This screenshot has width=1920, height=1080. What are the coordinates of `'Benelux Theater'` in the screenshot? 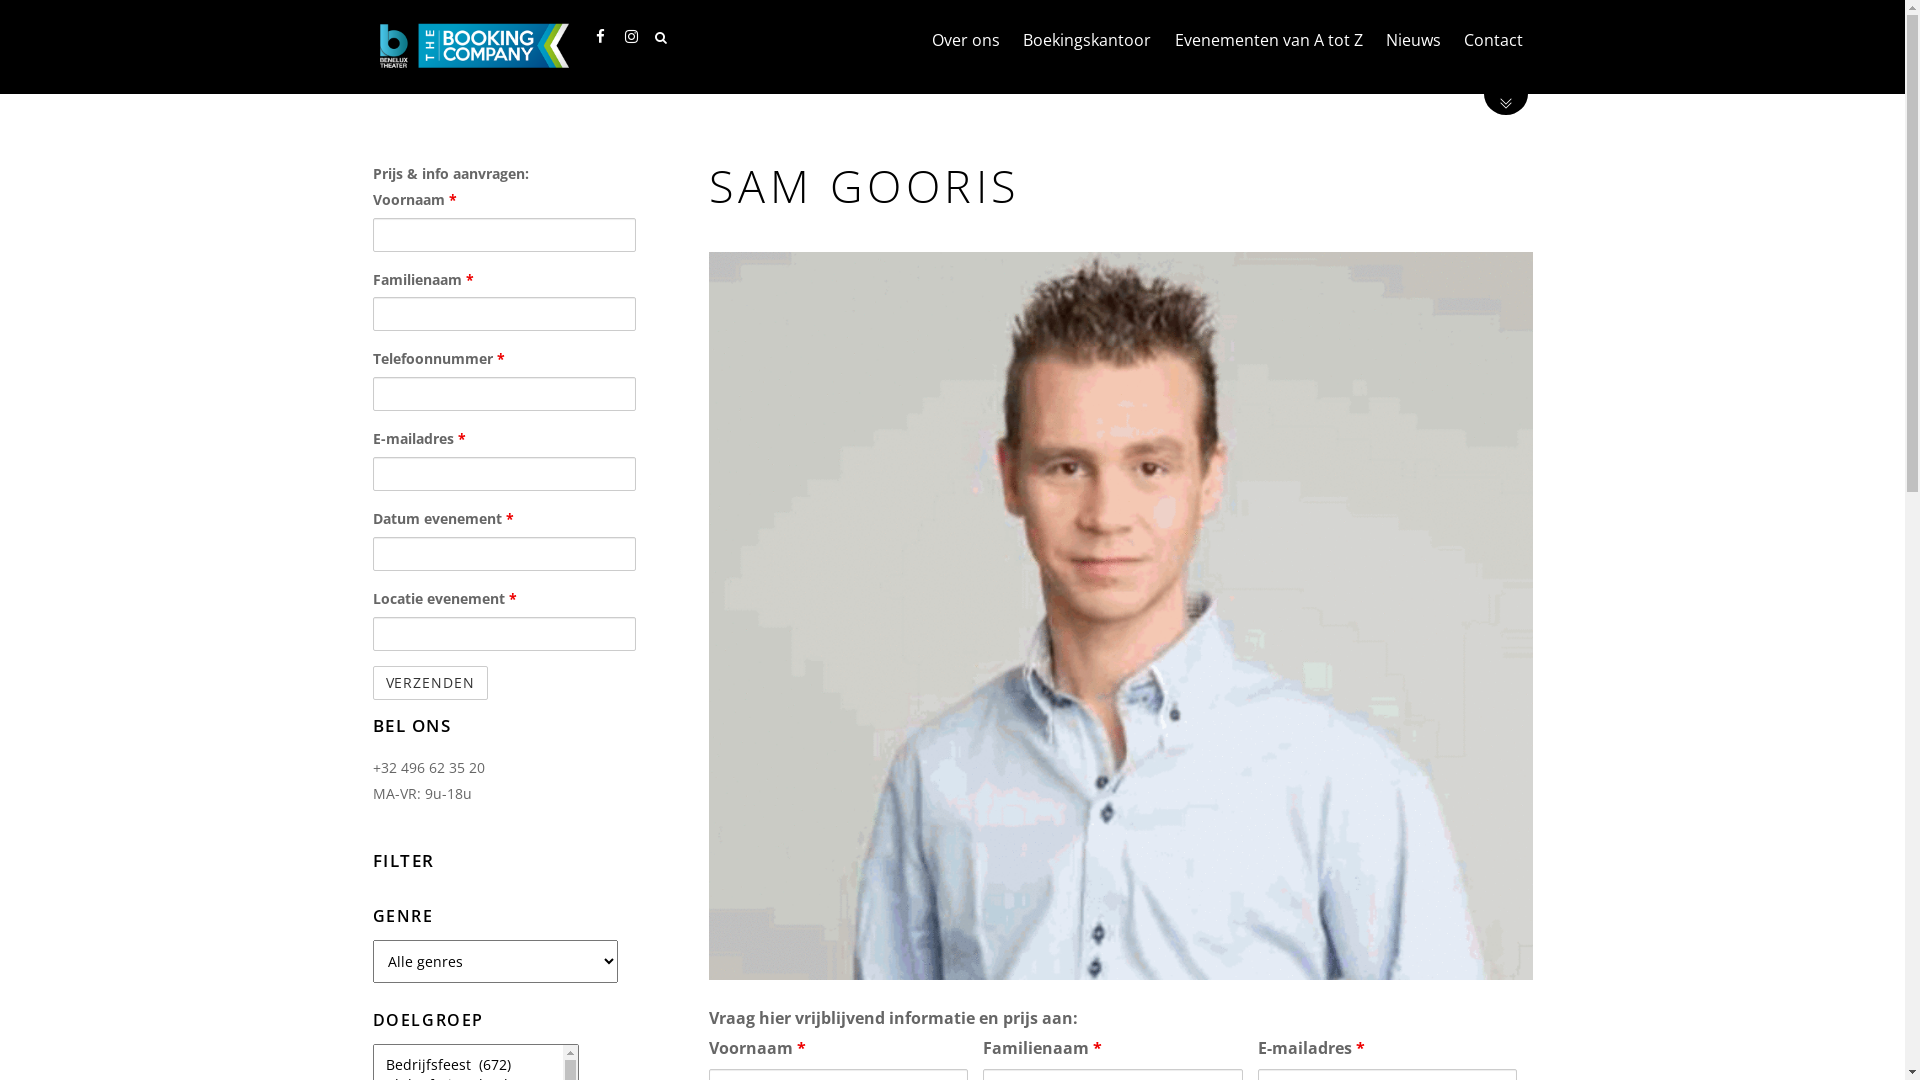 It's located at (470, 45).